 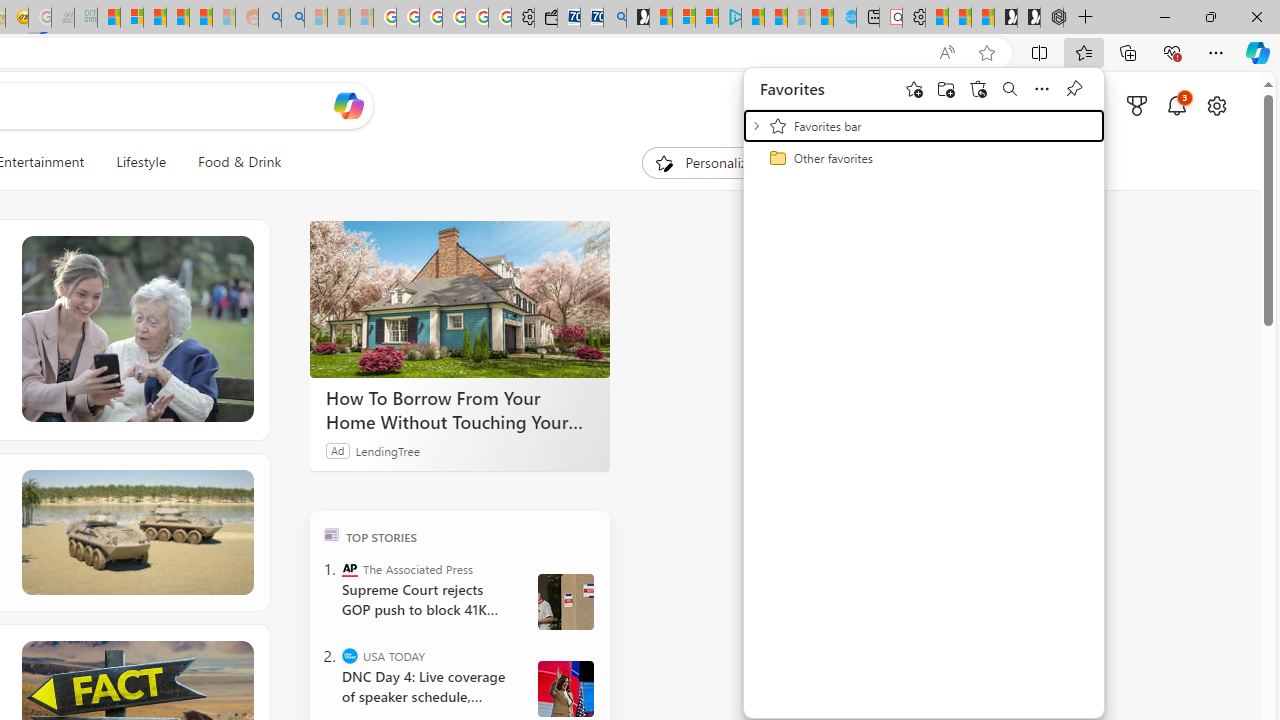 What do you see at coordinates (977, 87) in the screenshot?
I see `'Restore deleted favorites'` at bounding box center [977, 87].